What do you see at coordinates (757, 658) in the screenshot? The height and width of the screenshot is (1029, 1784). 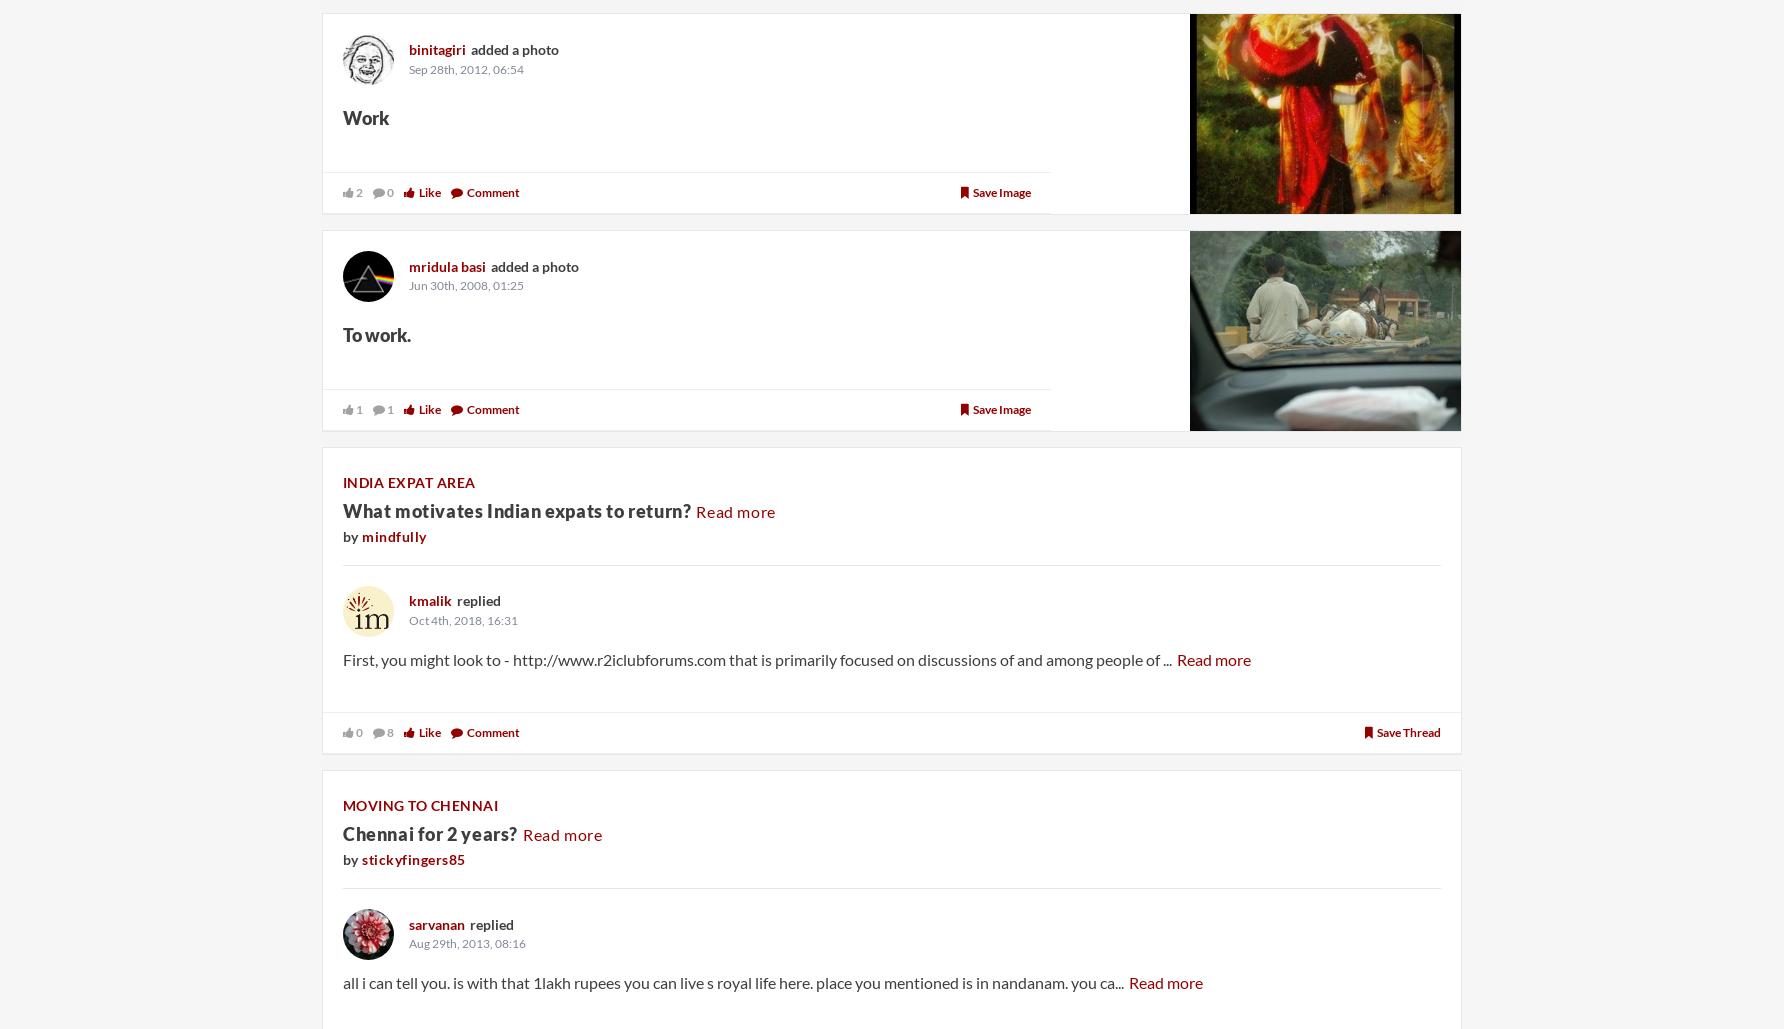 I see `'First, you might look to - http://www.r2iclubforums.com that is primarily focused on discussions of and among people of ...'` at bounding box center [757, 658].